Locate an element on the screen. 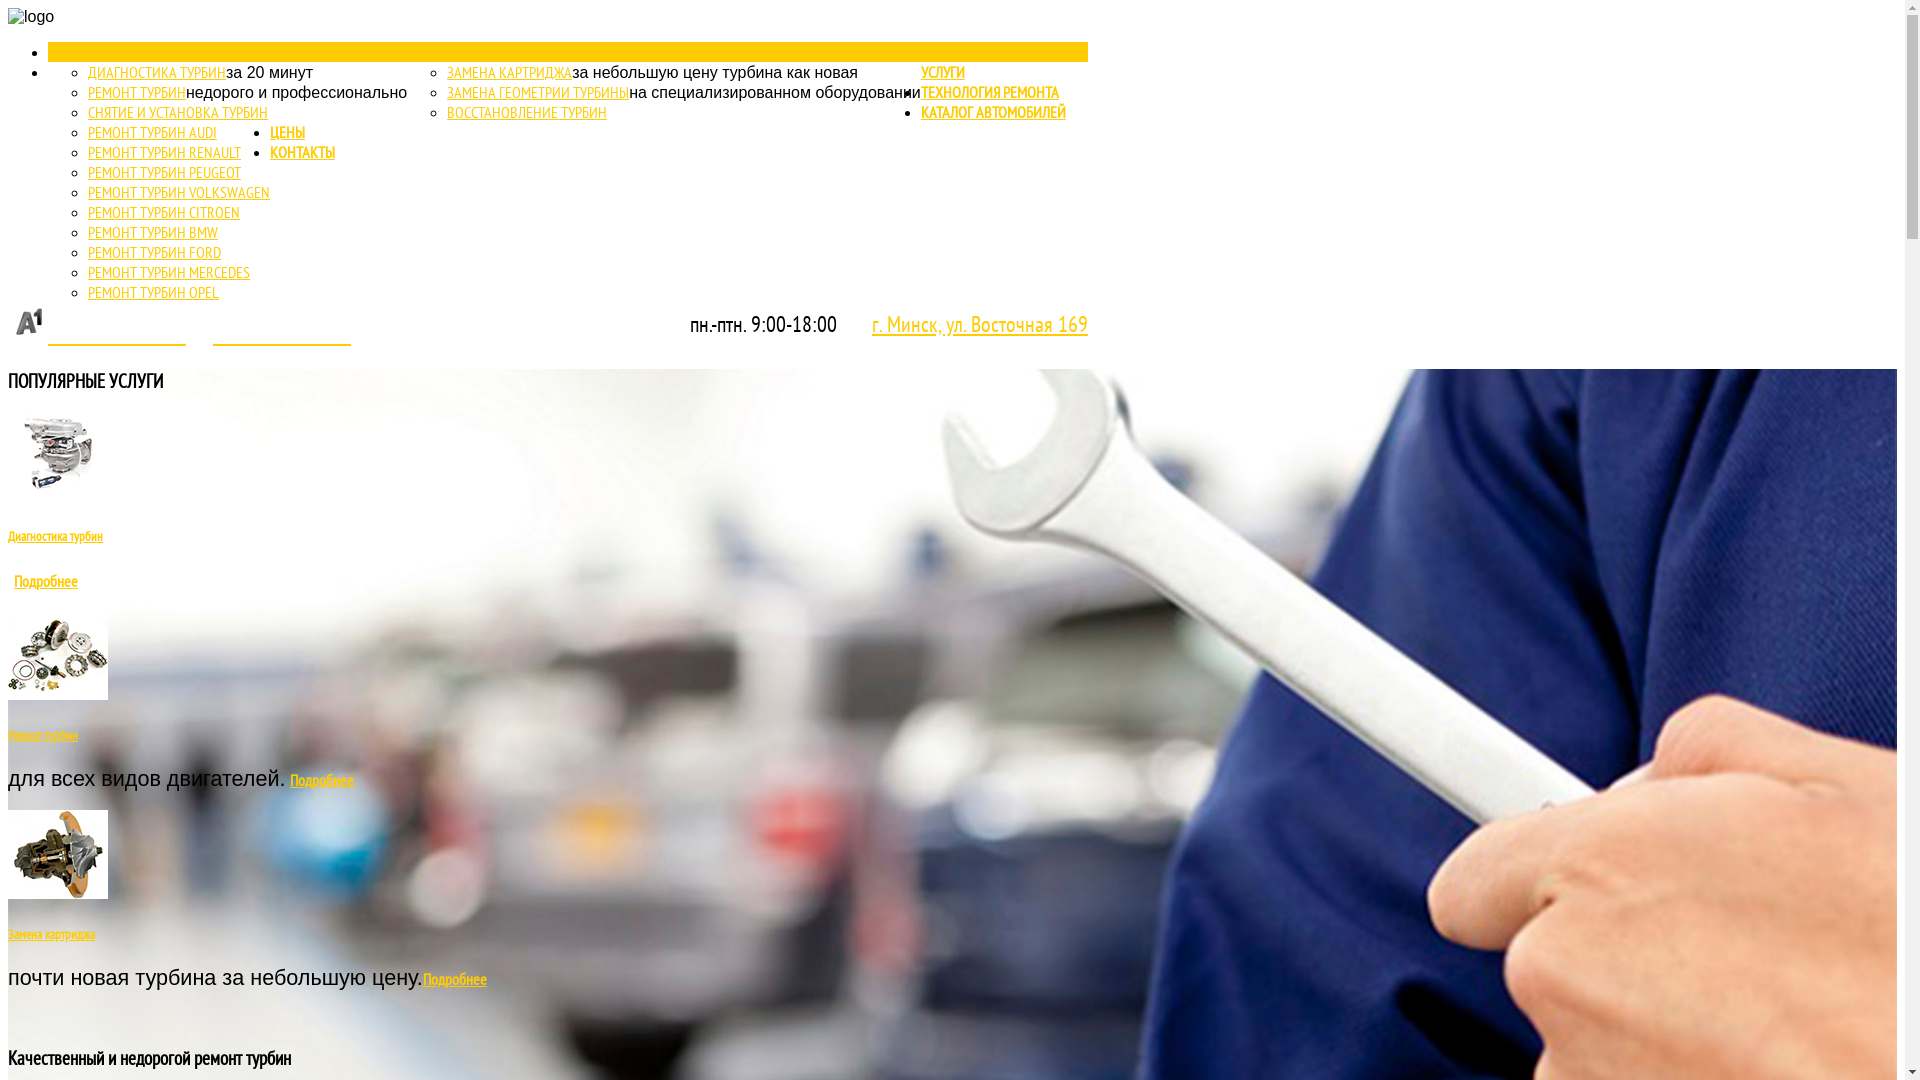  '+375 29 649-99-38' is located at coordinates (95, 332).